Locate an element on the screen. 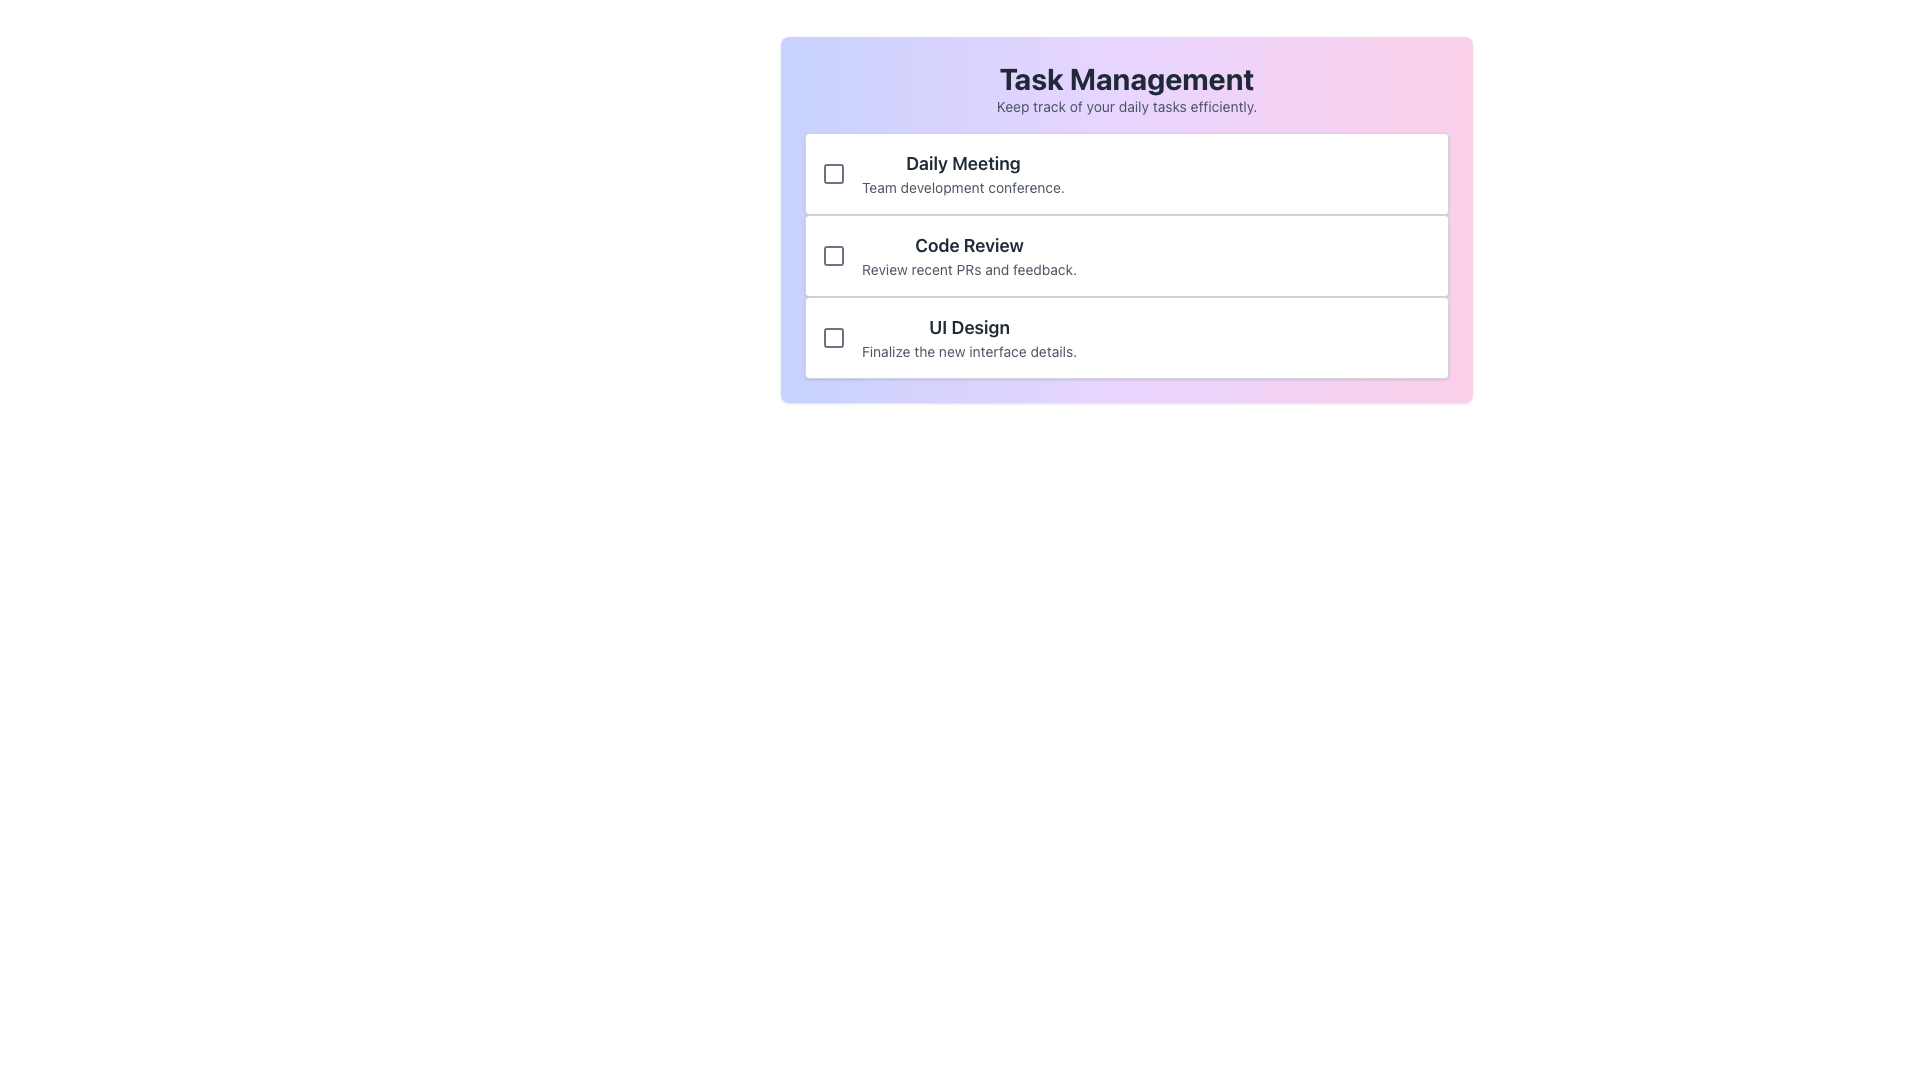 This screenshot has width=1920, height=1080. the text block with header 'UI Design' and subtitle 'Finalize the new interface details', which is the third item in the 'Task Management' section, featuring a checkbox to its left is located at coordinates (969, 337).